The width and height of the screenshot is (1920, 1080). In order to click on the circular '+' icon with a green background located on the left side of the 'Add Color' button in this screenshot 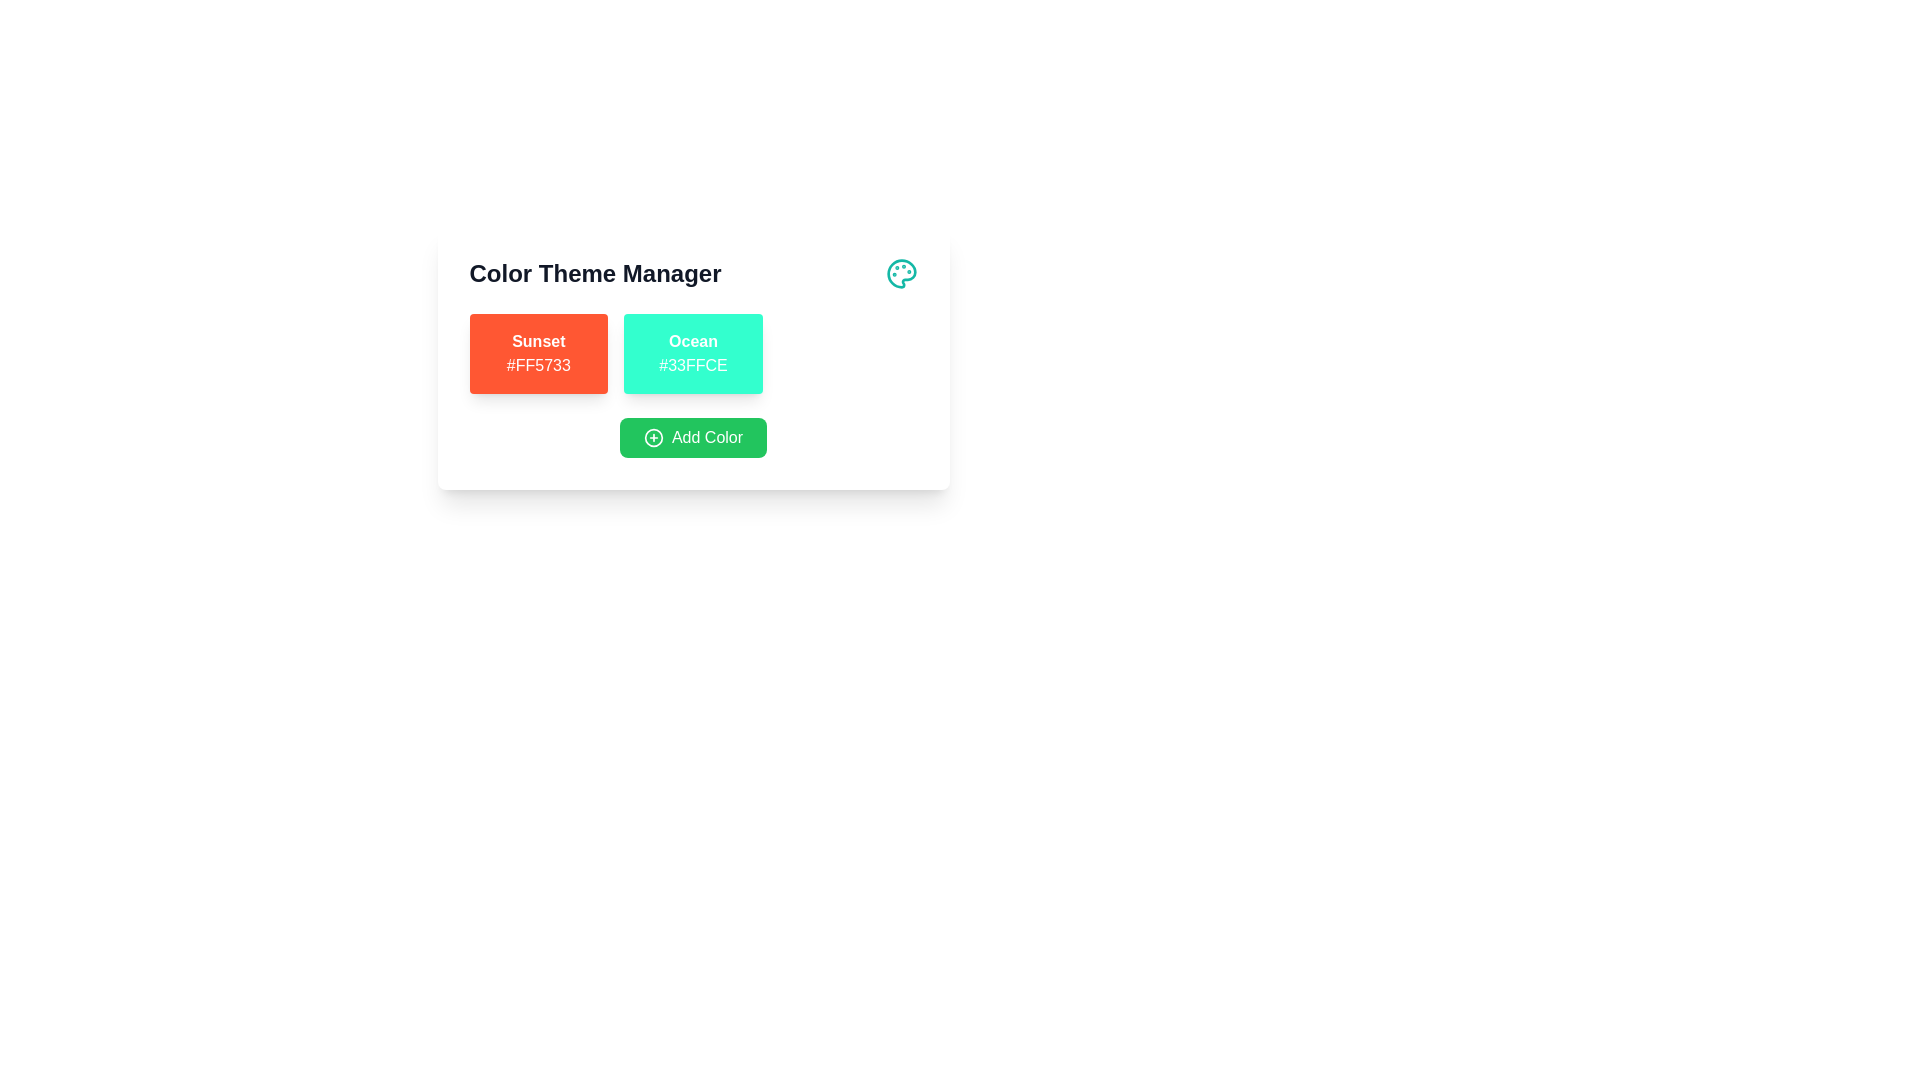, I will do `click(653, 437)`.